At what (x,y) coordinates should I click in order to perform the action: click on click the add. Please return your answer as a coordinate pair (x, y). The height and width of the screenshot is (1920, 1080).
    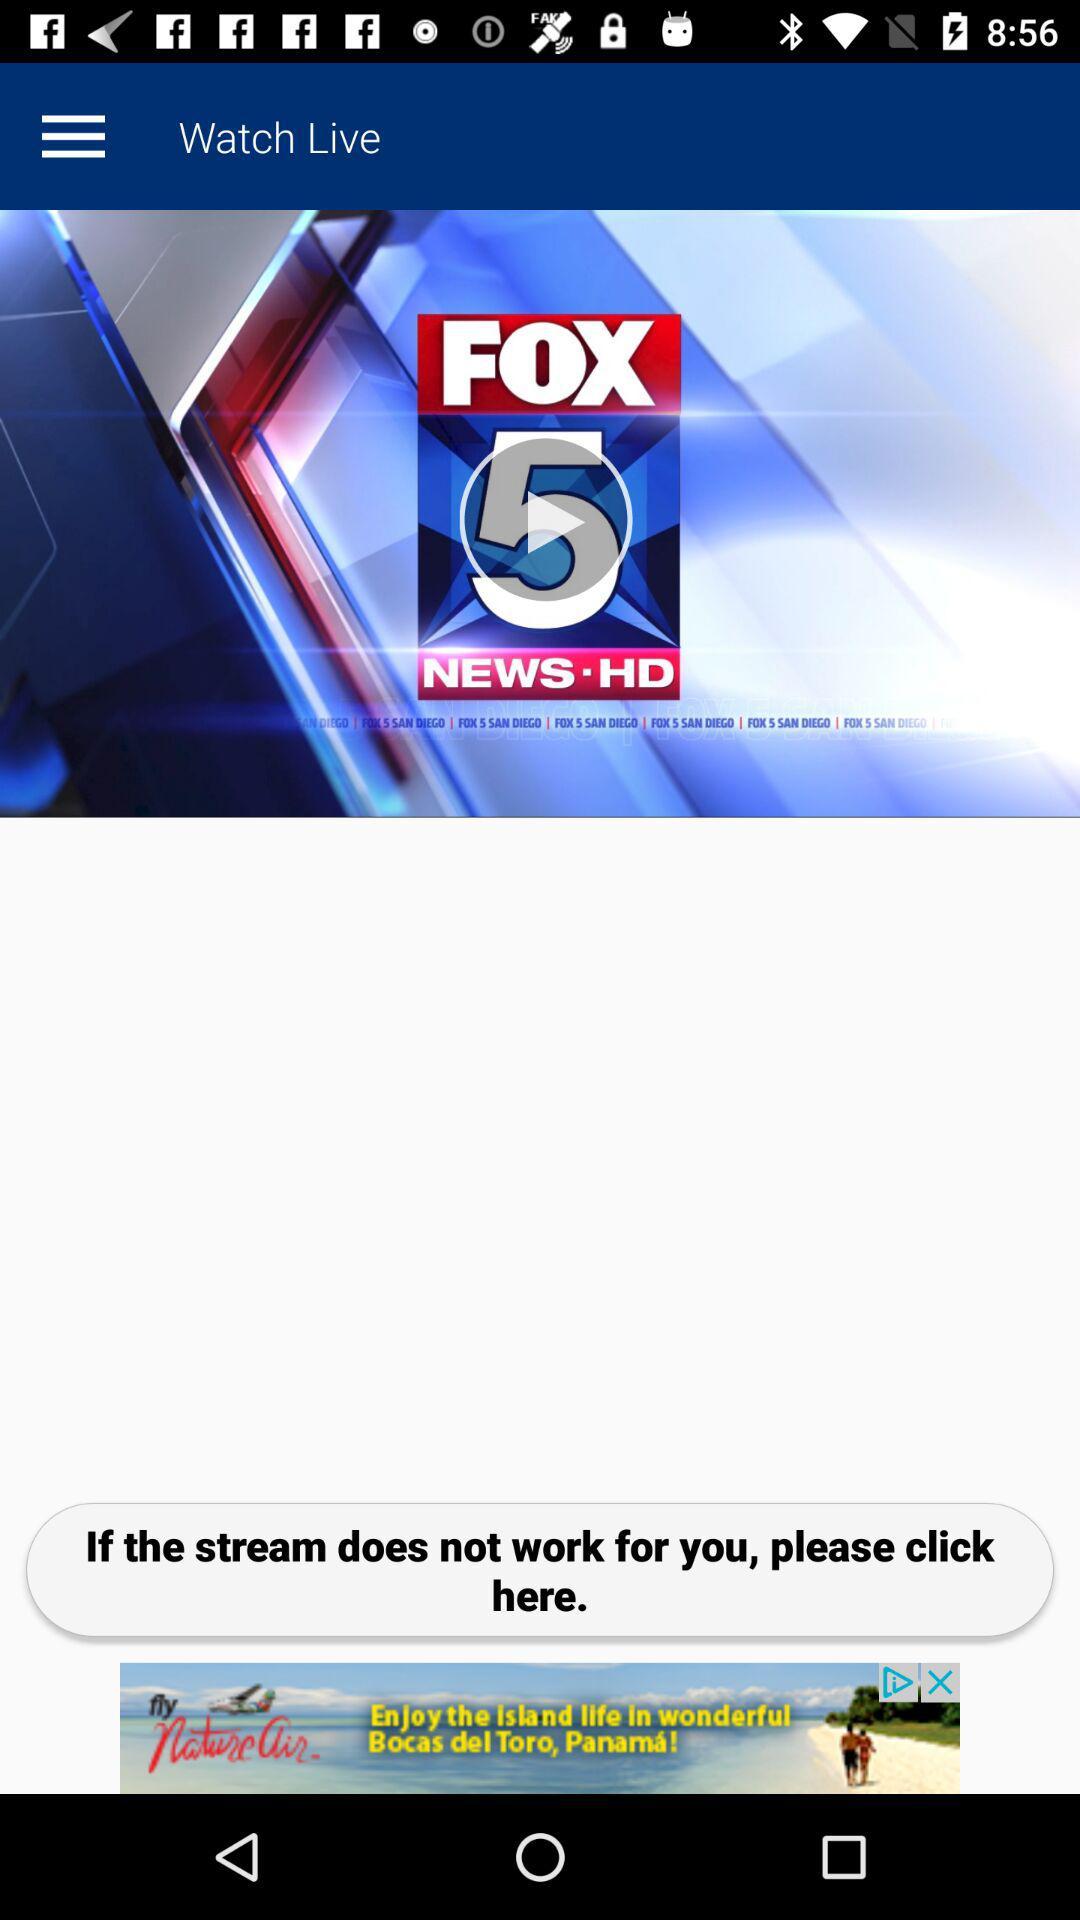
    Looking at the image, I should click on (540, 1727).